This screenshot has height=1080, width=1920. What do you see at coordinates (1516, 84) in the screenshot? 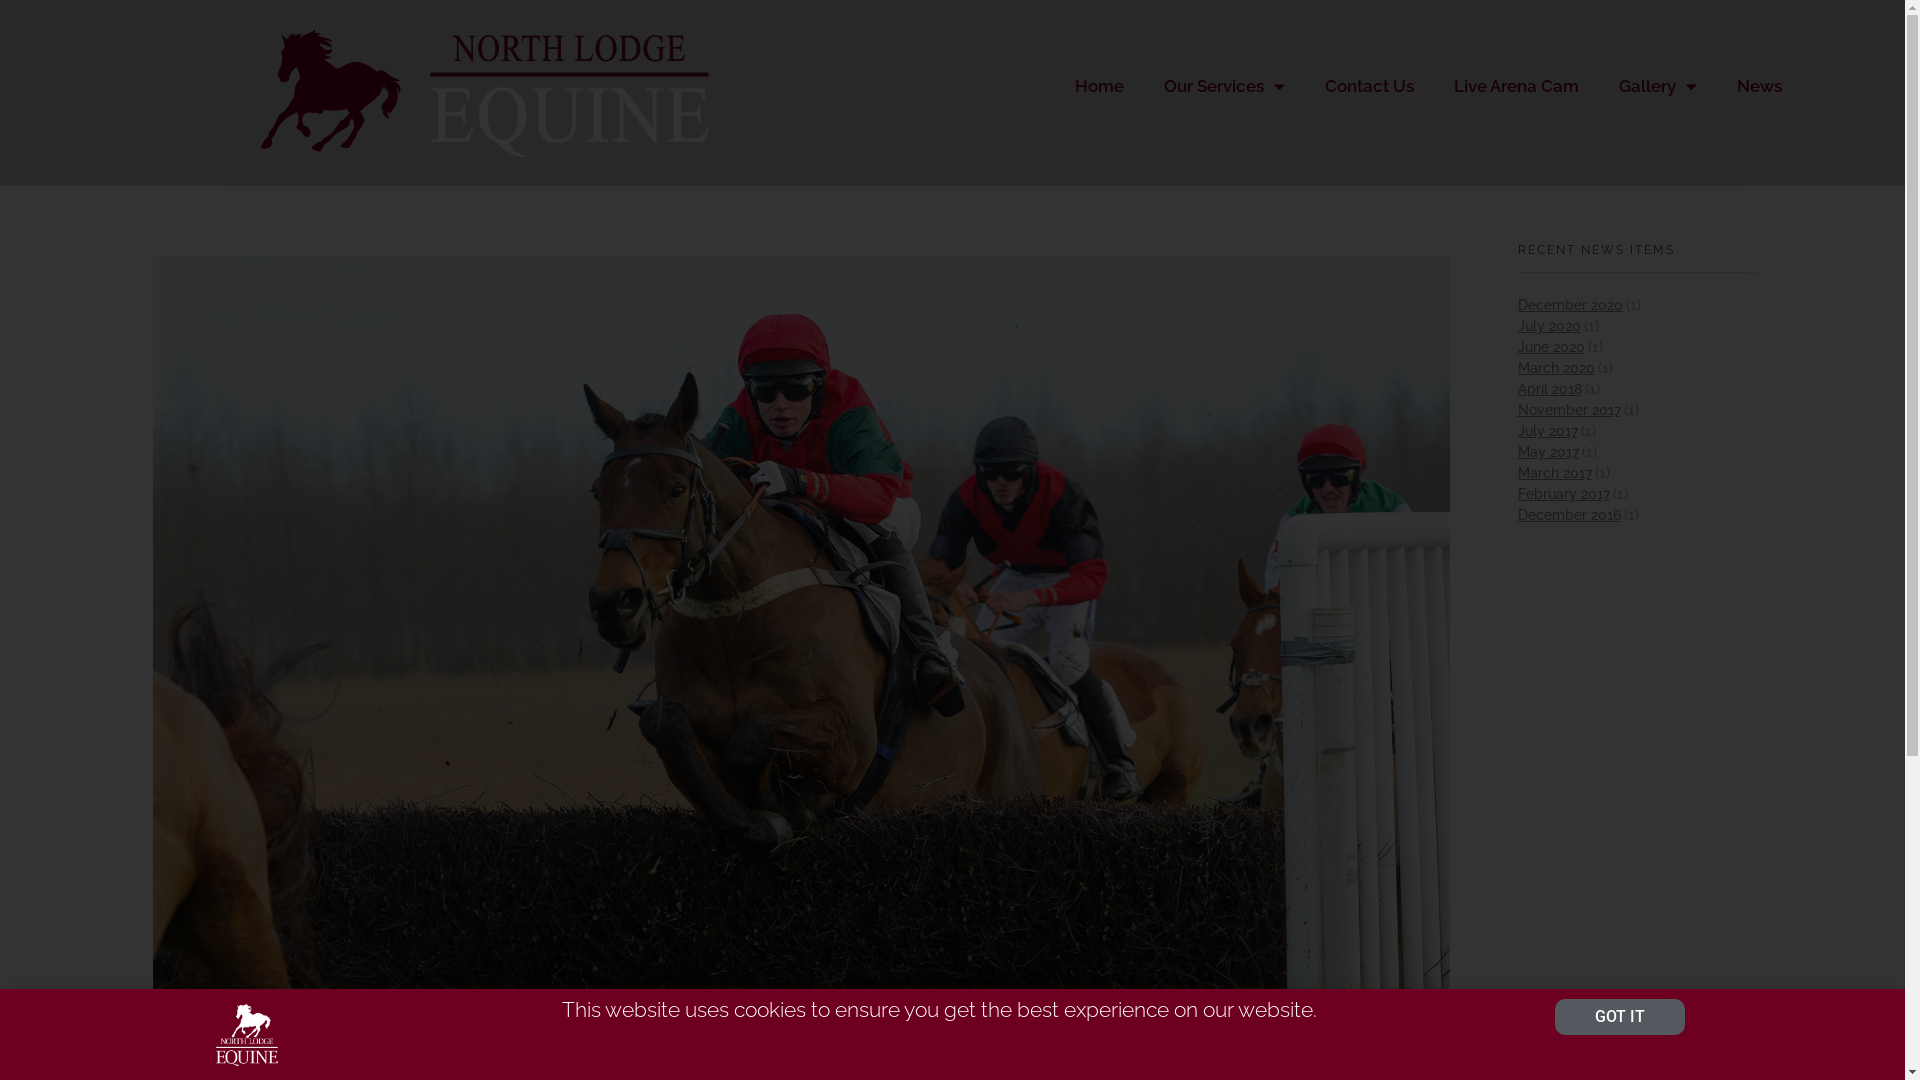
I see `'Live Arena Cam'` at bounding box center [1516, 84].